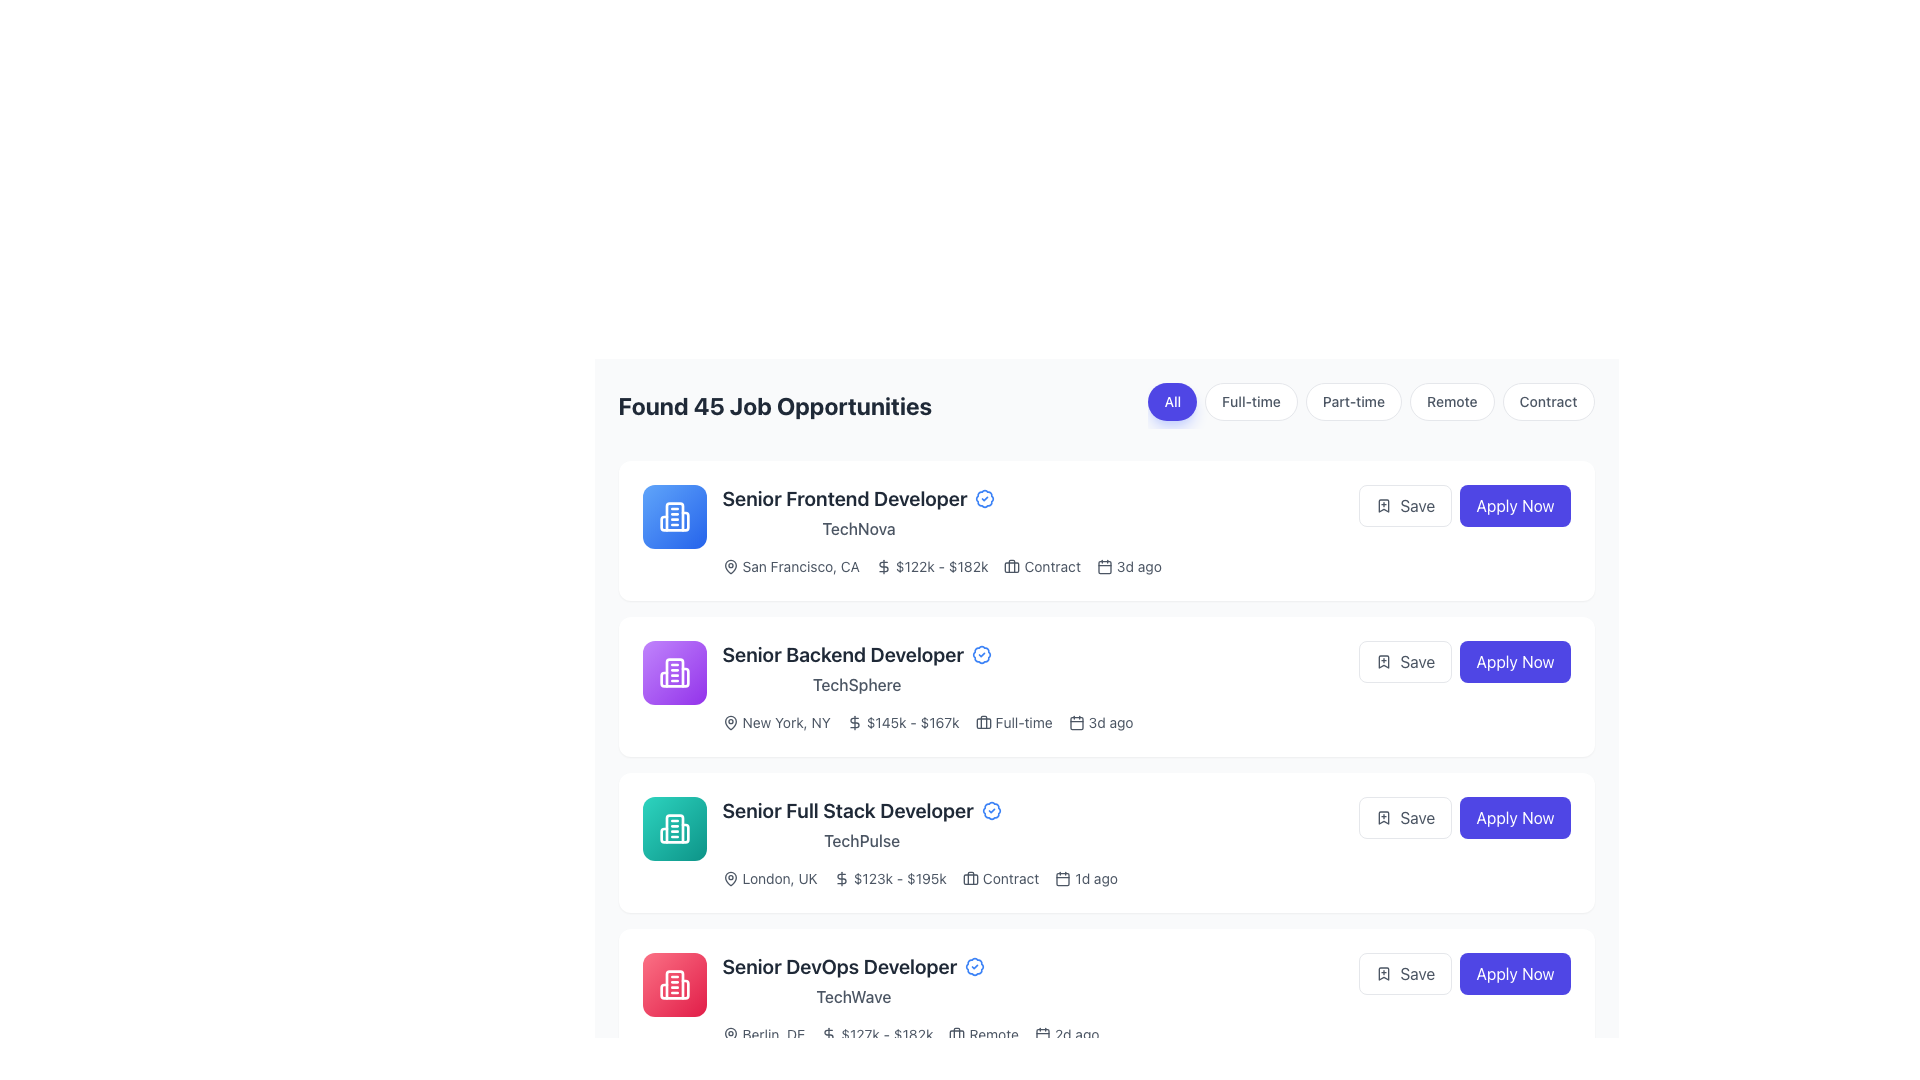 Image resolution: width=1920 pixels, height=1080 pixels. What do you see at coordinates (841, 878) in the screenshot?
I see `the monetary icon representing the salary range in the 'Senior Full Stack Developer' job listing, located next to the text '$123k - $195k'` at bounding box center [841, 878].